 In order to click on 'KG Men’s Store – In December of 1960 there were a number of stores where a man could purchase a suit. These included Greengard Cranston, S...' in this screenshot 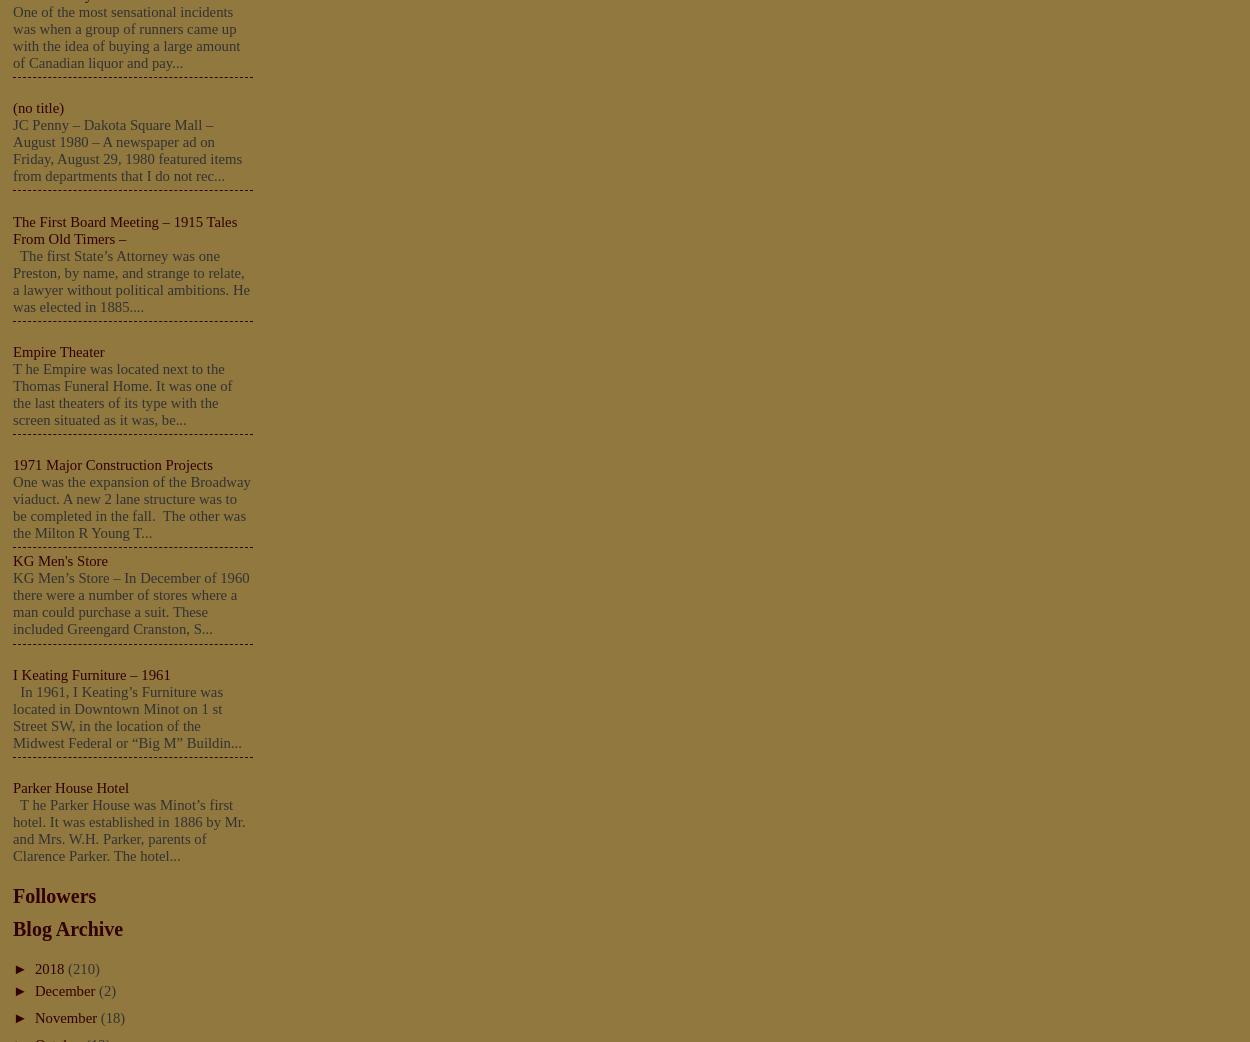, I will do `click(131, 602)`.